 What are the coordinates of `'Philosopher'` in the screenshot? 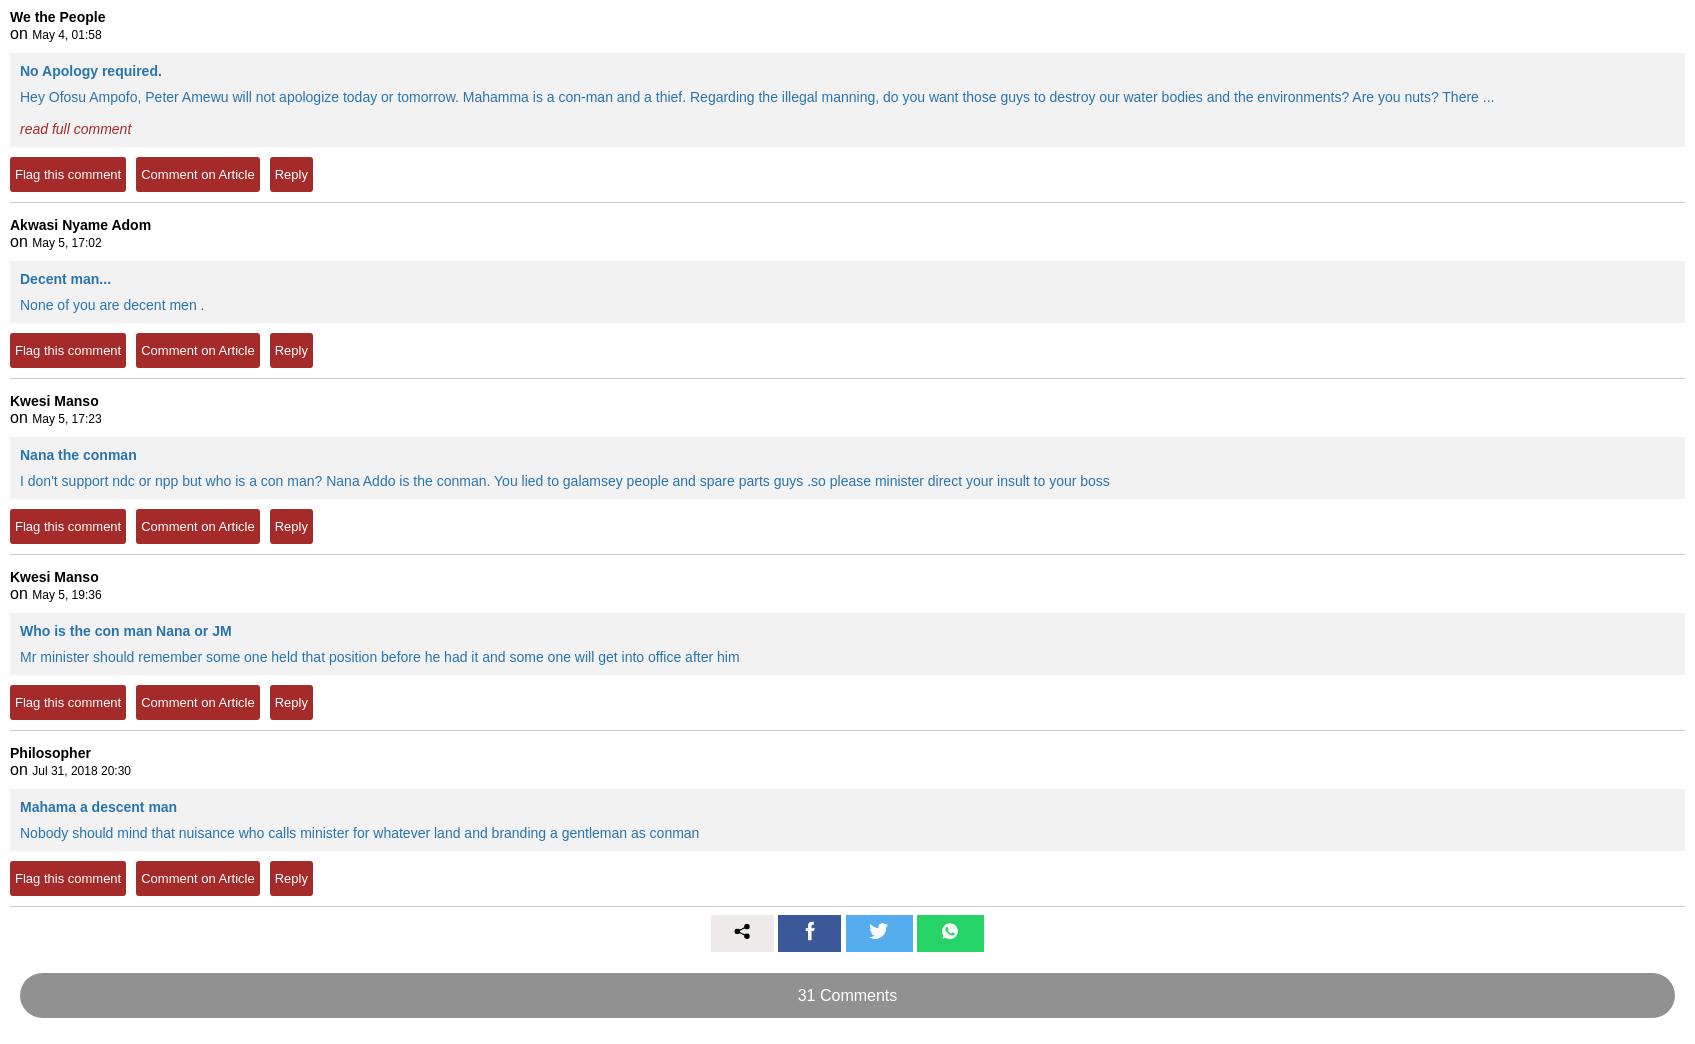 It's located at (10, 753).